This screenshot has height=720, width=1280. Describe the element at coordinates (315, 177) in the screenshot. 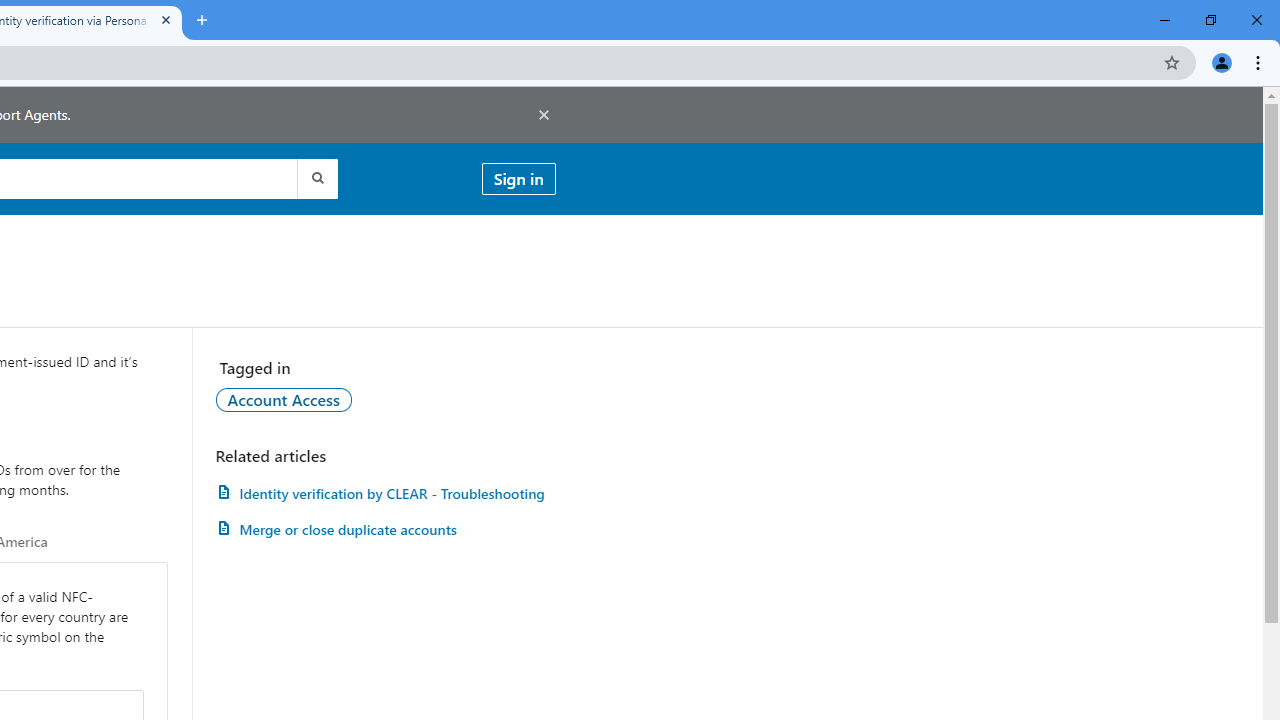

I see `'Submit search'` at that location.